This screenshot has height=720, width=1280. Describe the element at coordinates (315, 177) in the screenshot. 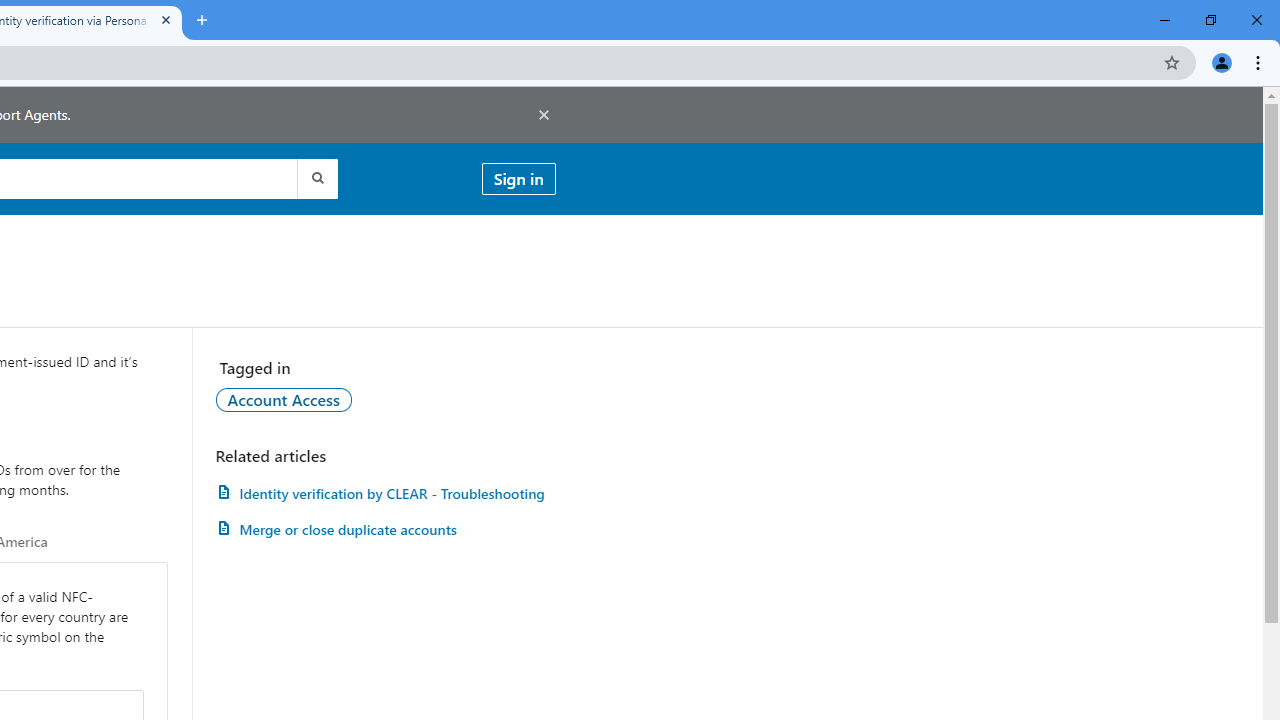

I see `'Submit search'` at that location.